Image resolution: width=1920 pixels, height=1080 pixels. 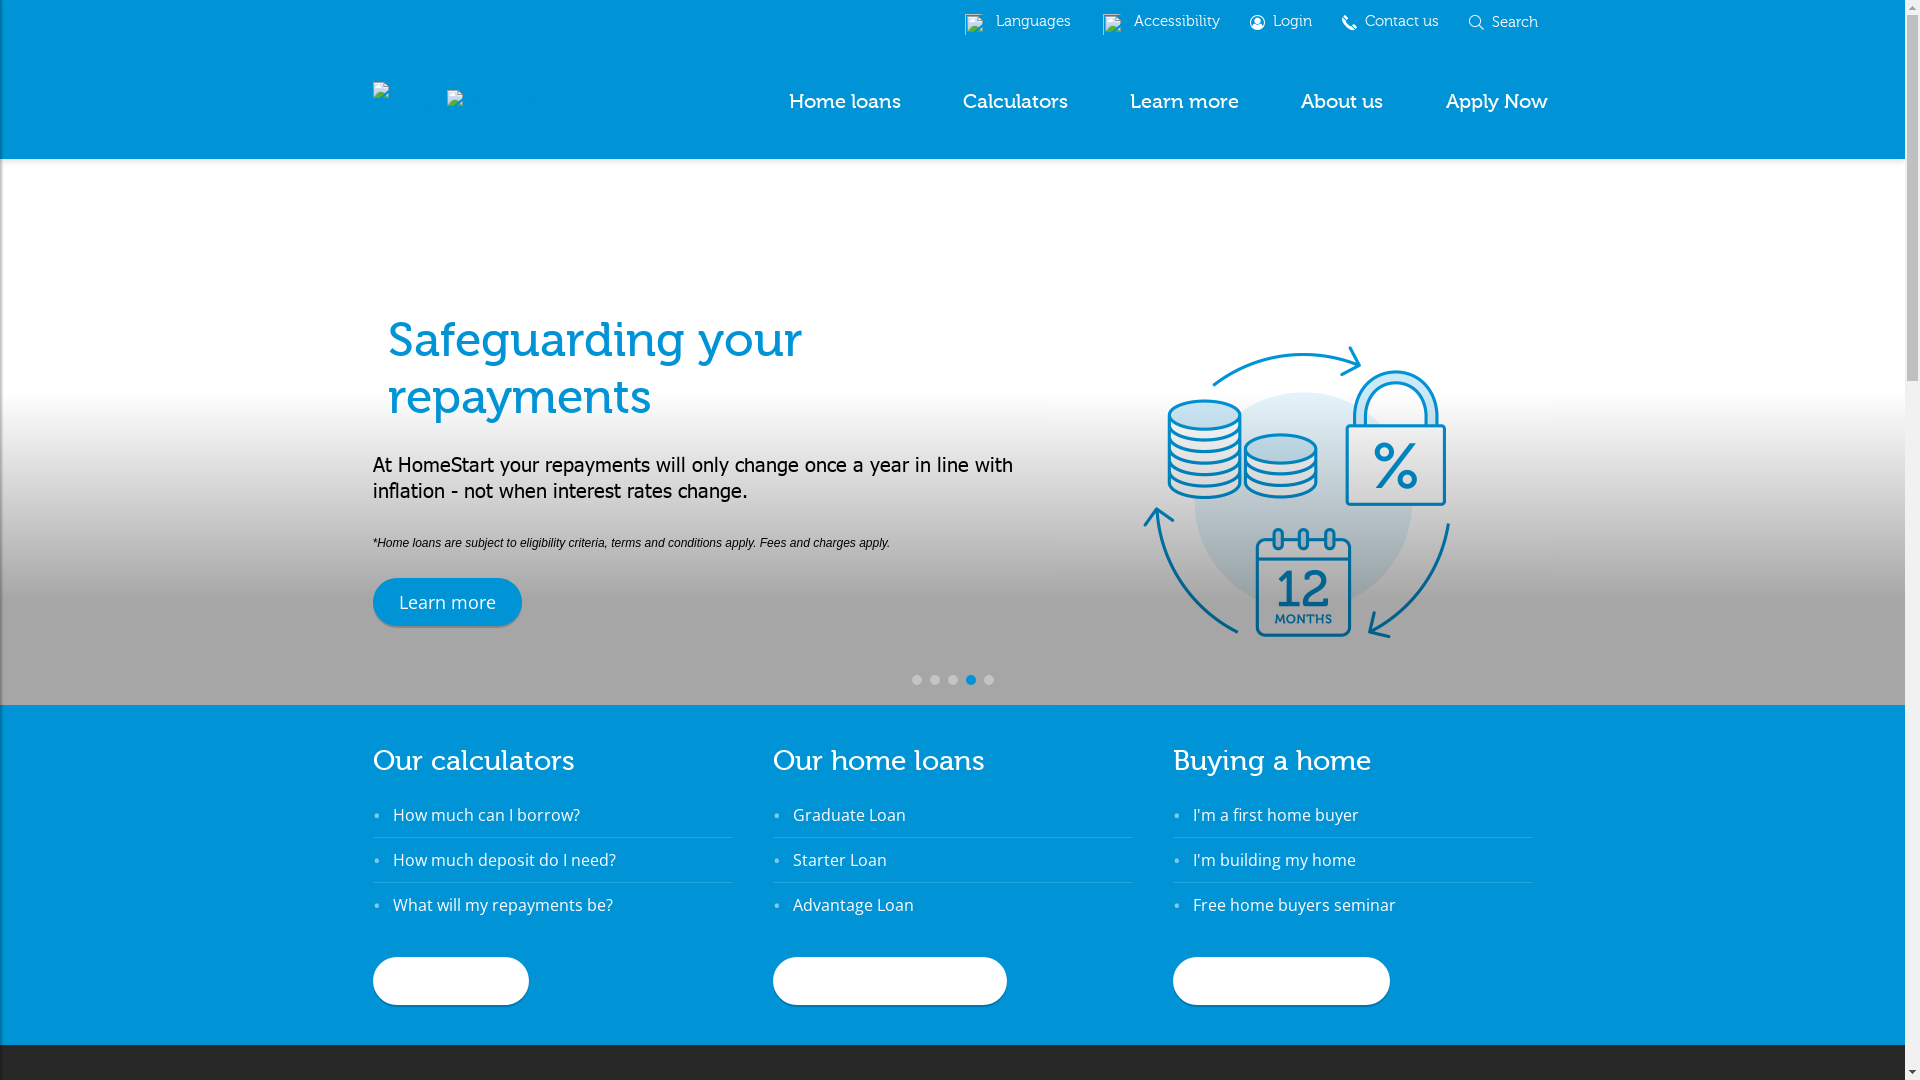 I want to click on 'I'm building my home', so click(x=1272, y=859).